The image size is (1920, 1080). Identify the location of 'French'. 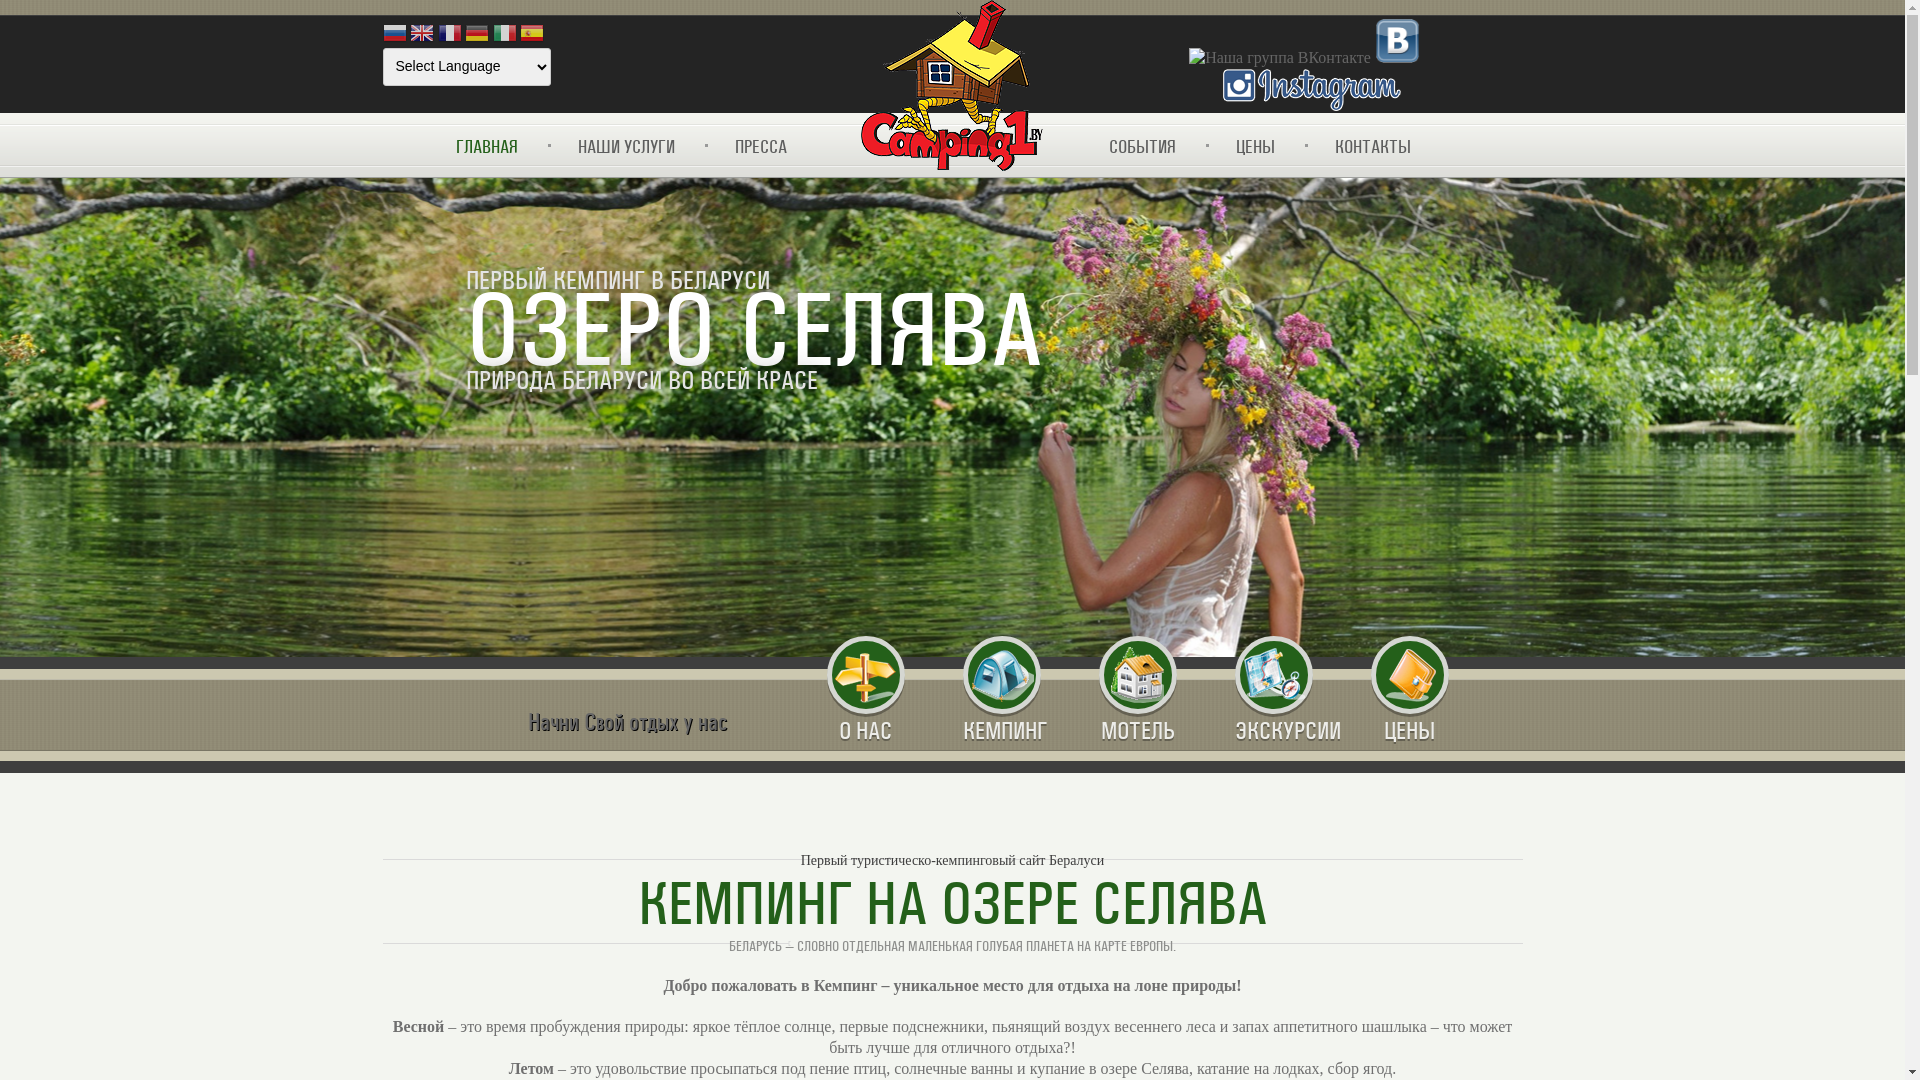
(449, 34).